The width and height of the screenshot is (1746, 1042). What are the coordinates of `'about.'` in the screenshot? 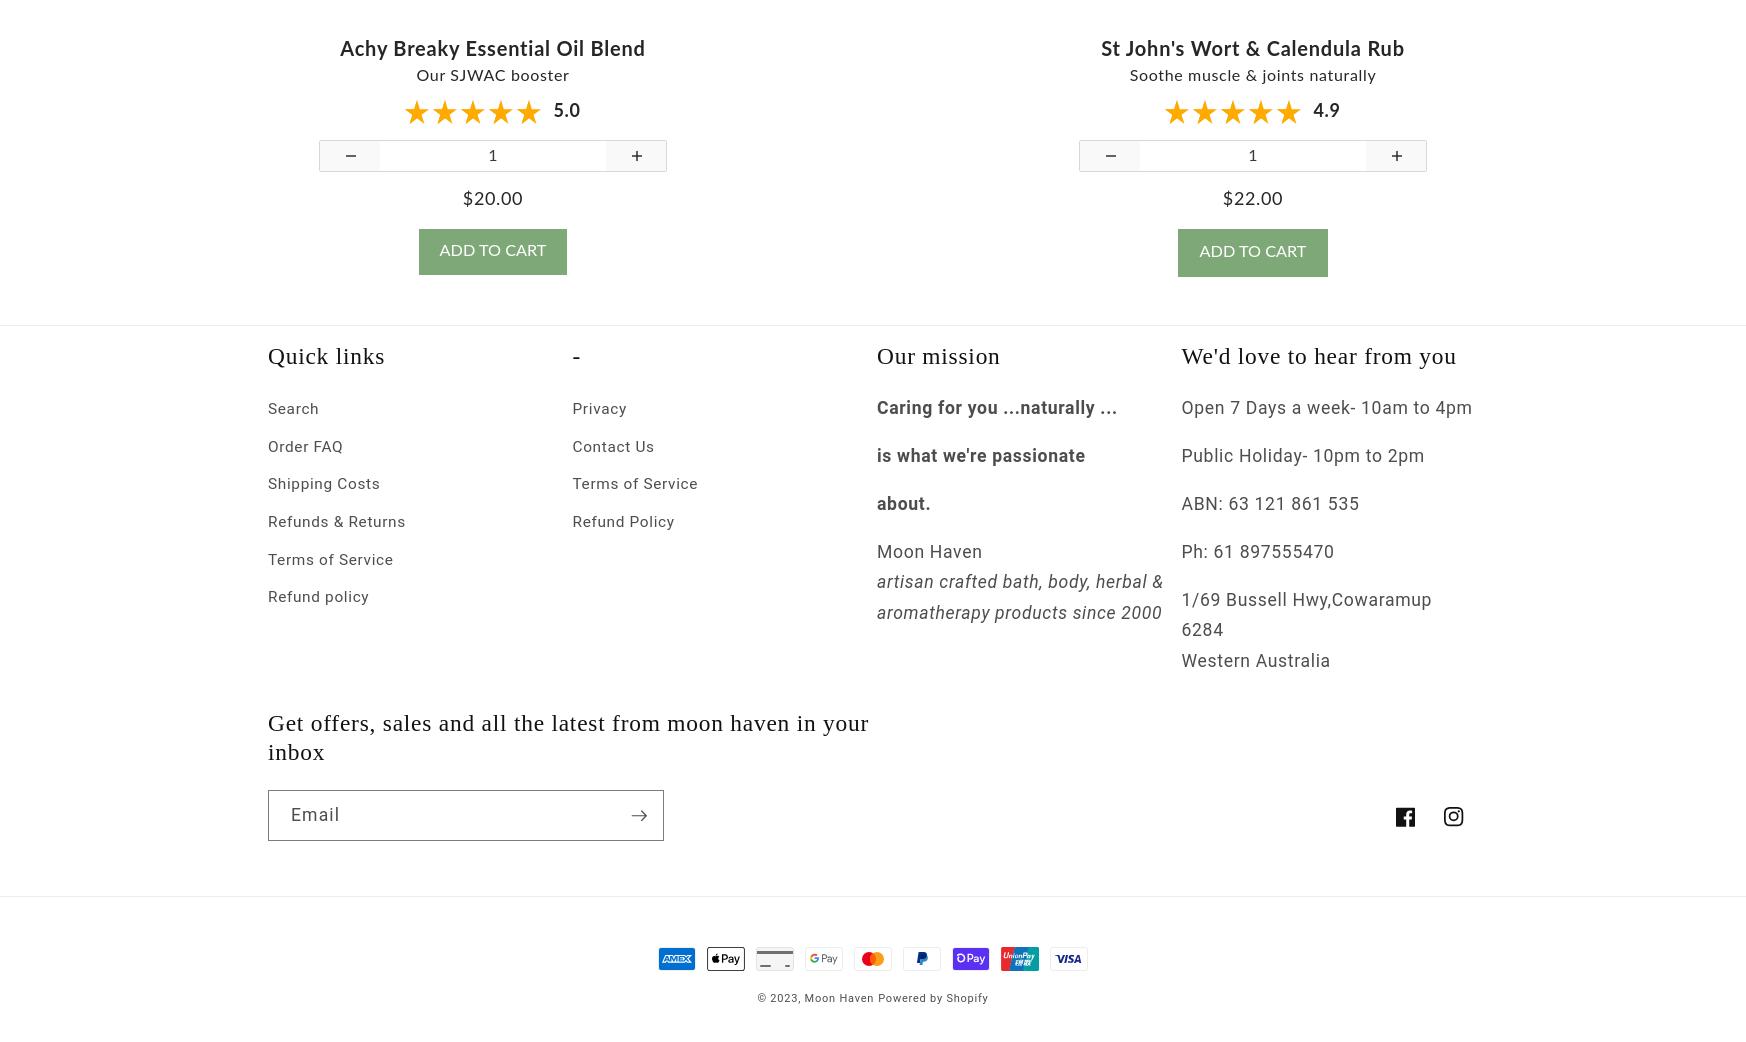 It's located at (903, 521).